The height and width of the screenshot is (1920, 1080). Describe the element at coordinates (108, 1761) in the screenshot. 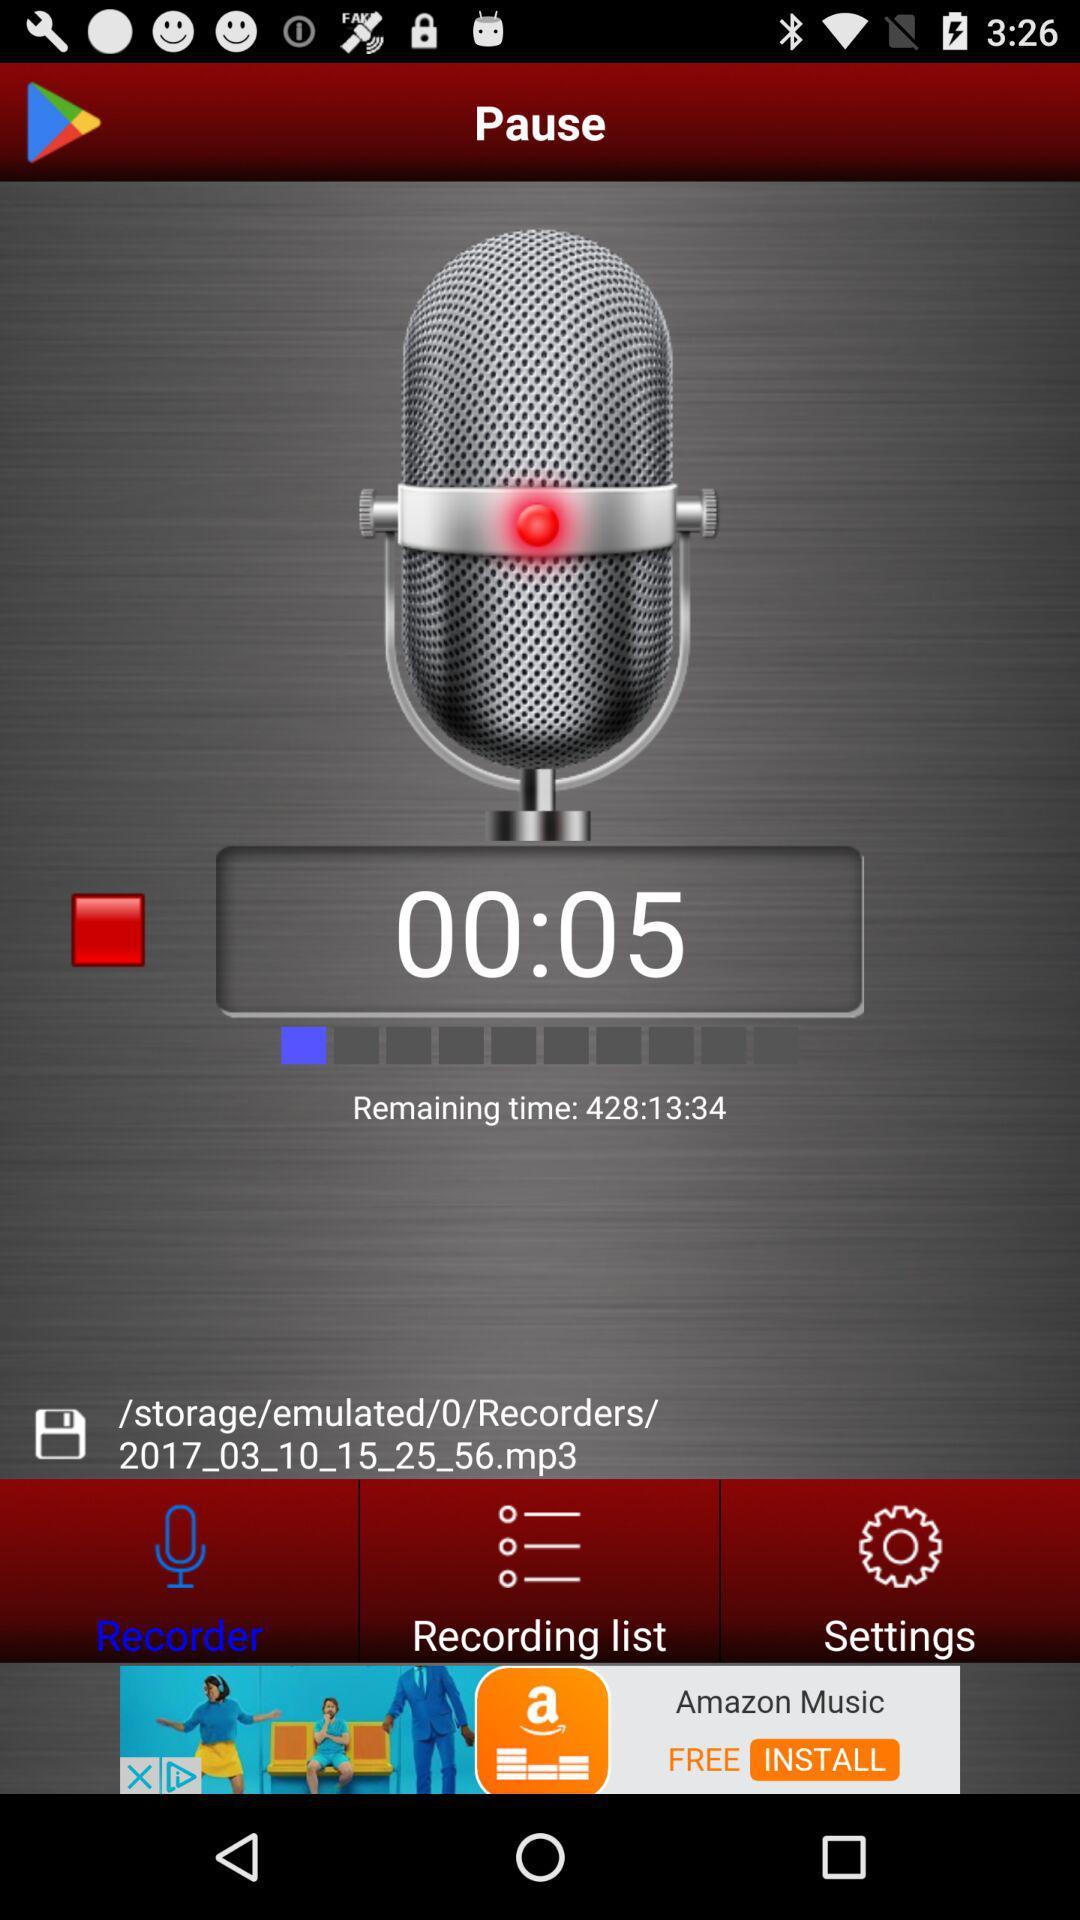

I see `advertisement` at that location.